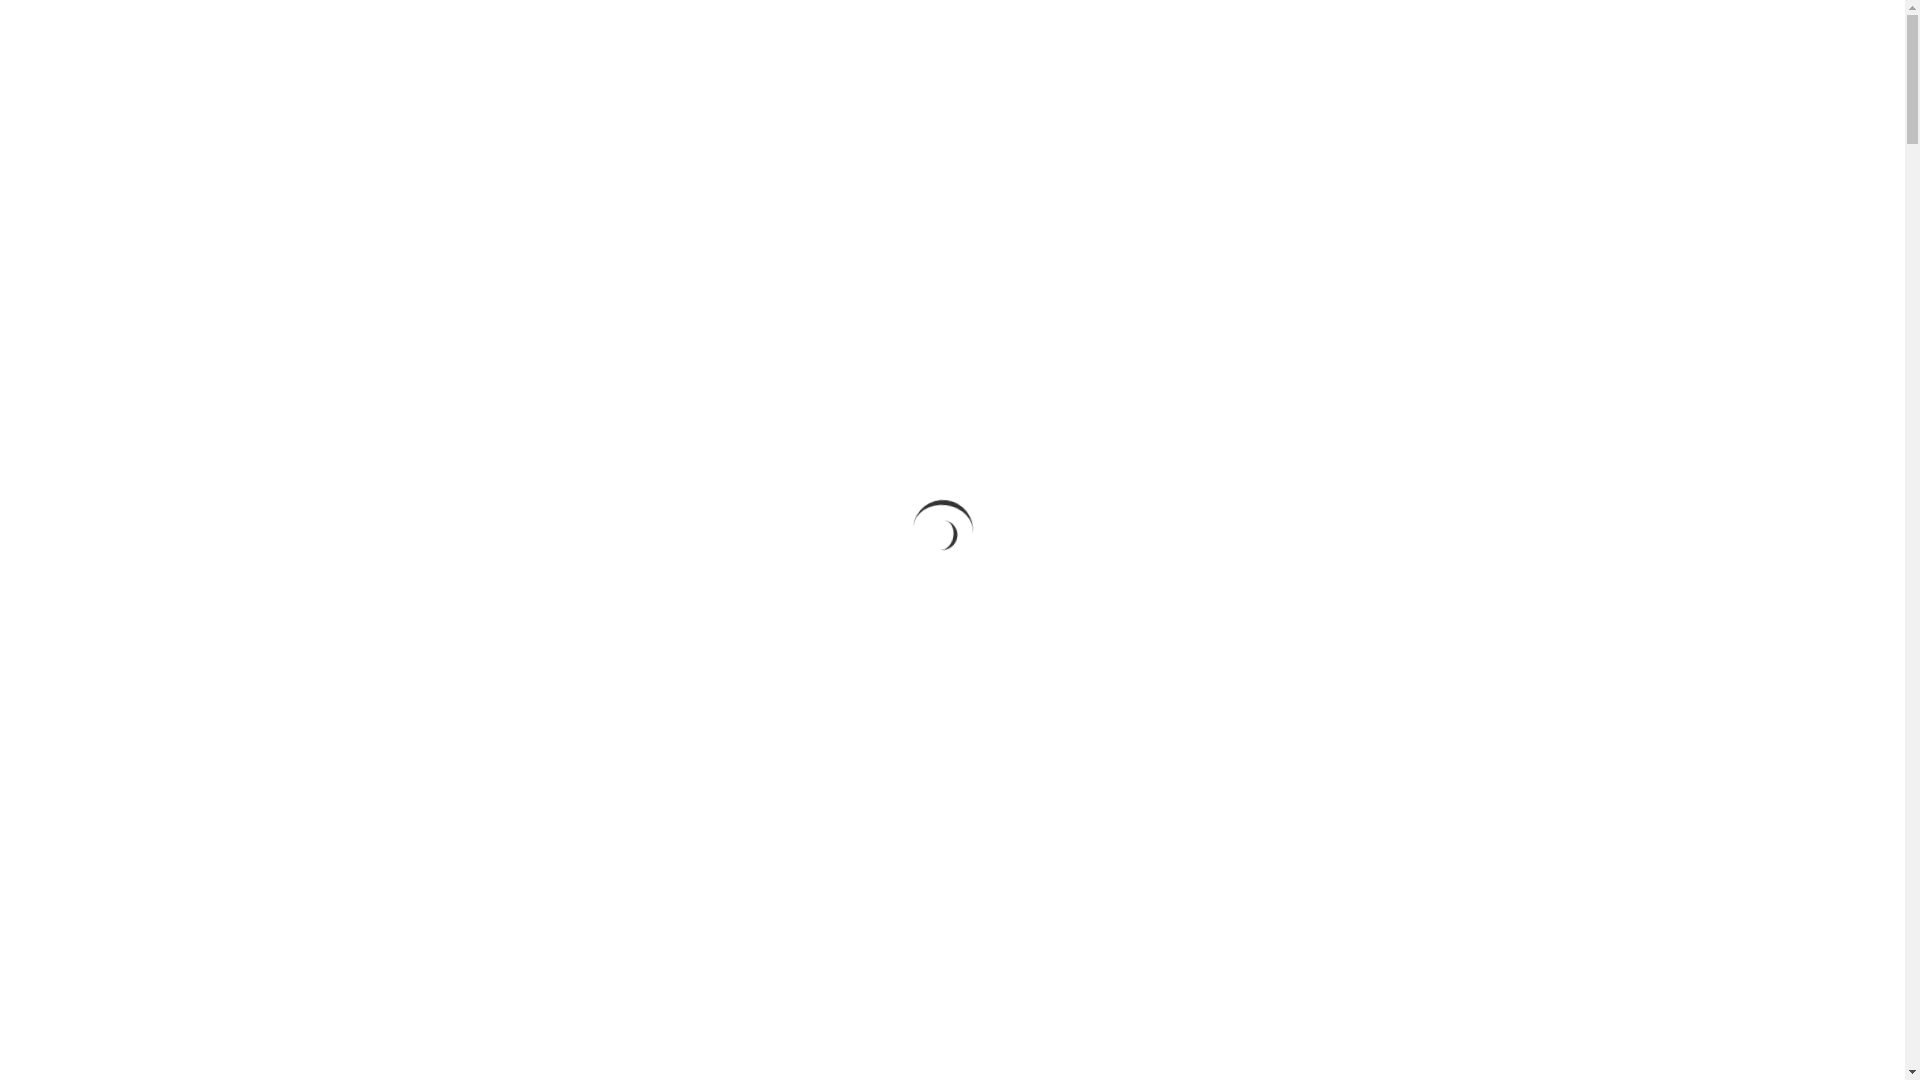 The height and width of the screenshot is (1080, 1920). Describe the element at coordinates (1476, 37) in the screenshot. I see `'0432 296 228'` at that location.